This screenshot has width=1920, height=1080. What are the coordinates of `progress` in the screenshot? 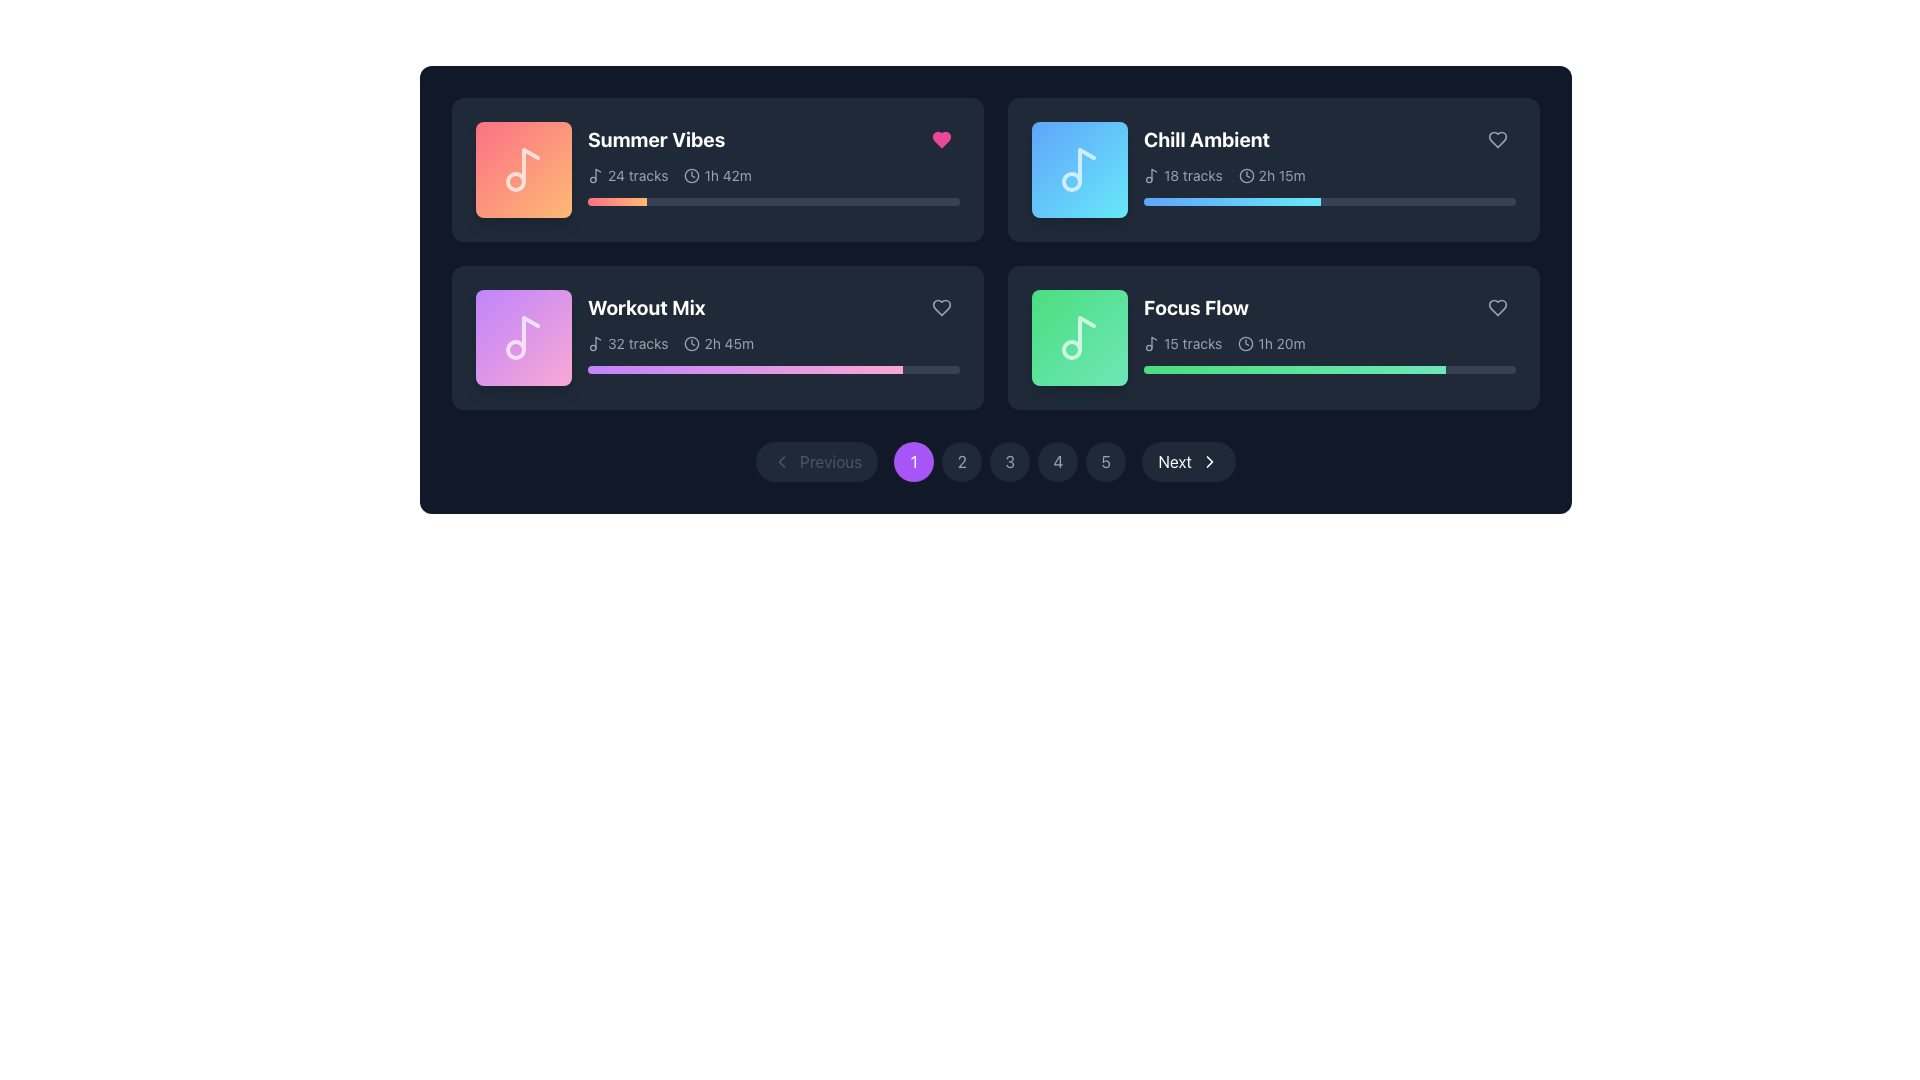 It's located at (766, 370).